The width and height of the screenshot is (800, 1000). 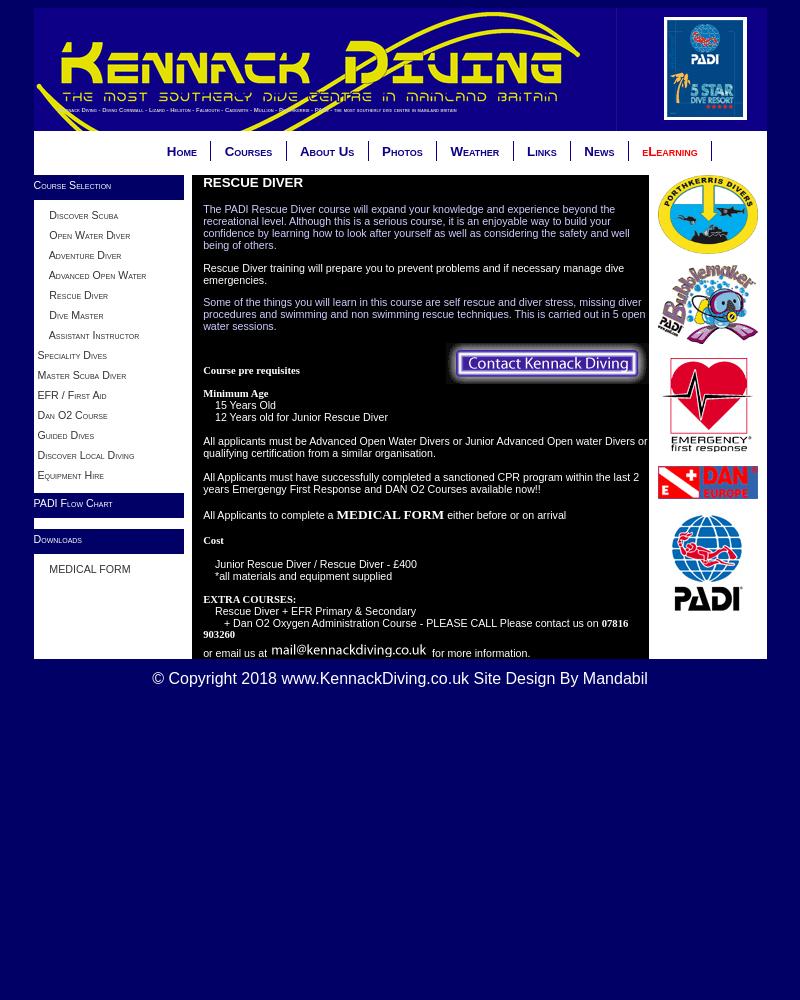 What do you see at coordinates (202, 621) in the screenshot?
I see `'+ Dan O2 Oxygen Administration Course - PLEASE CALL															


															Please contact us on'` at bounding box center [202, 621].